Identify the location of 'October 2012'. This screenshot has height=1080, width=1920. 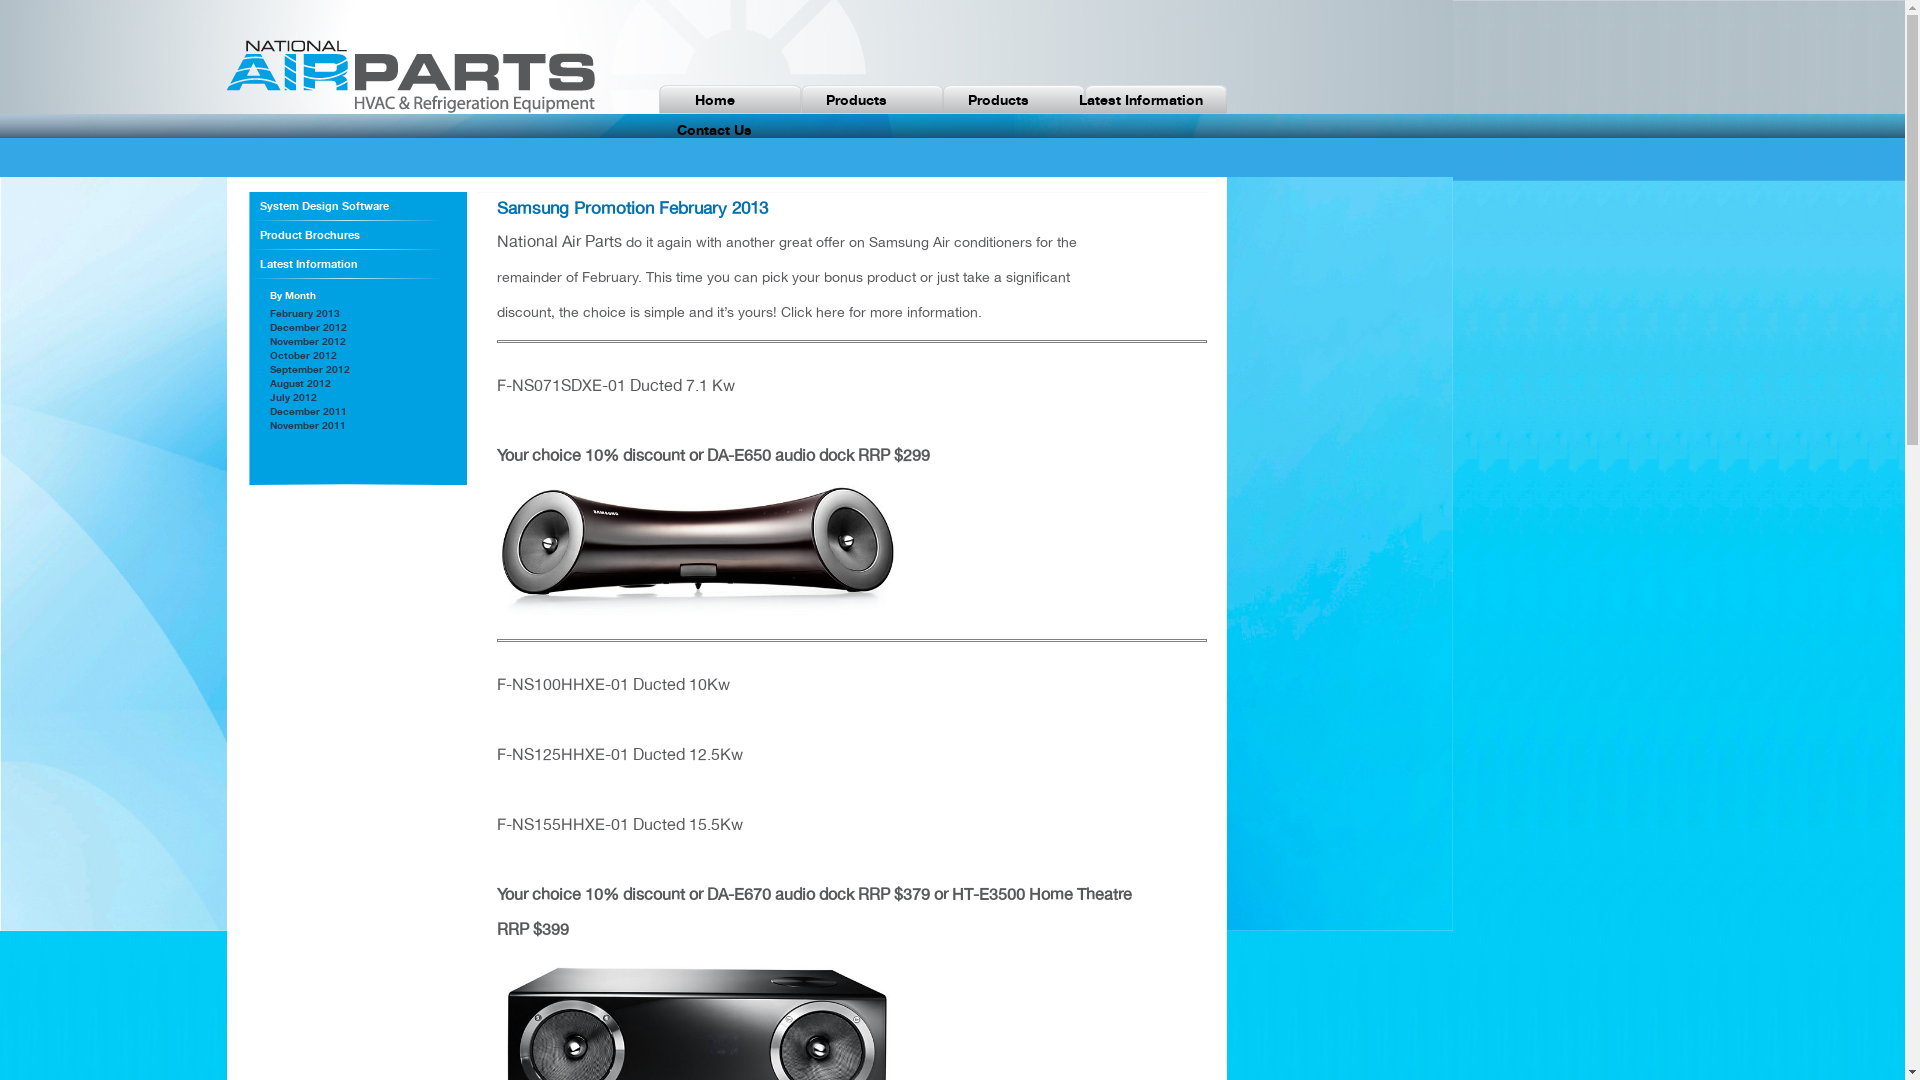
(302, 353).